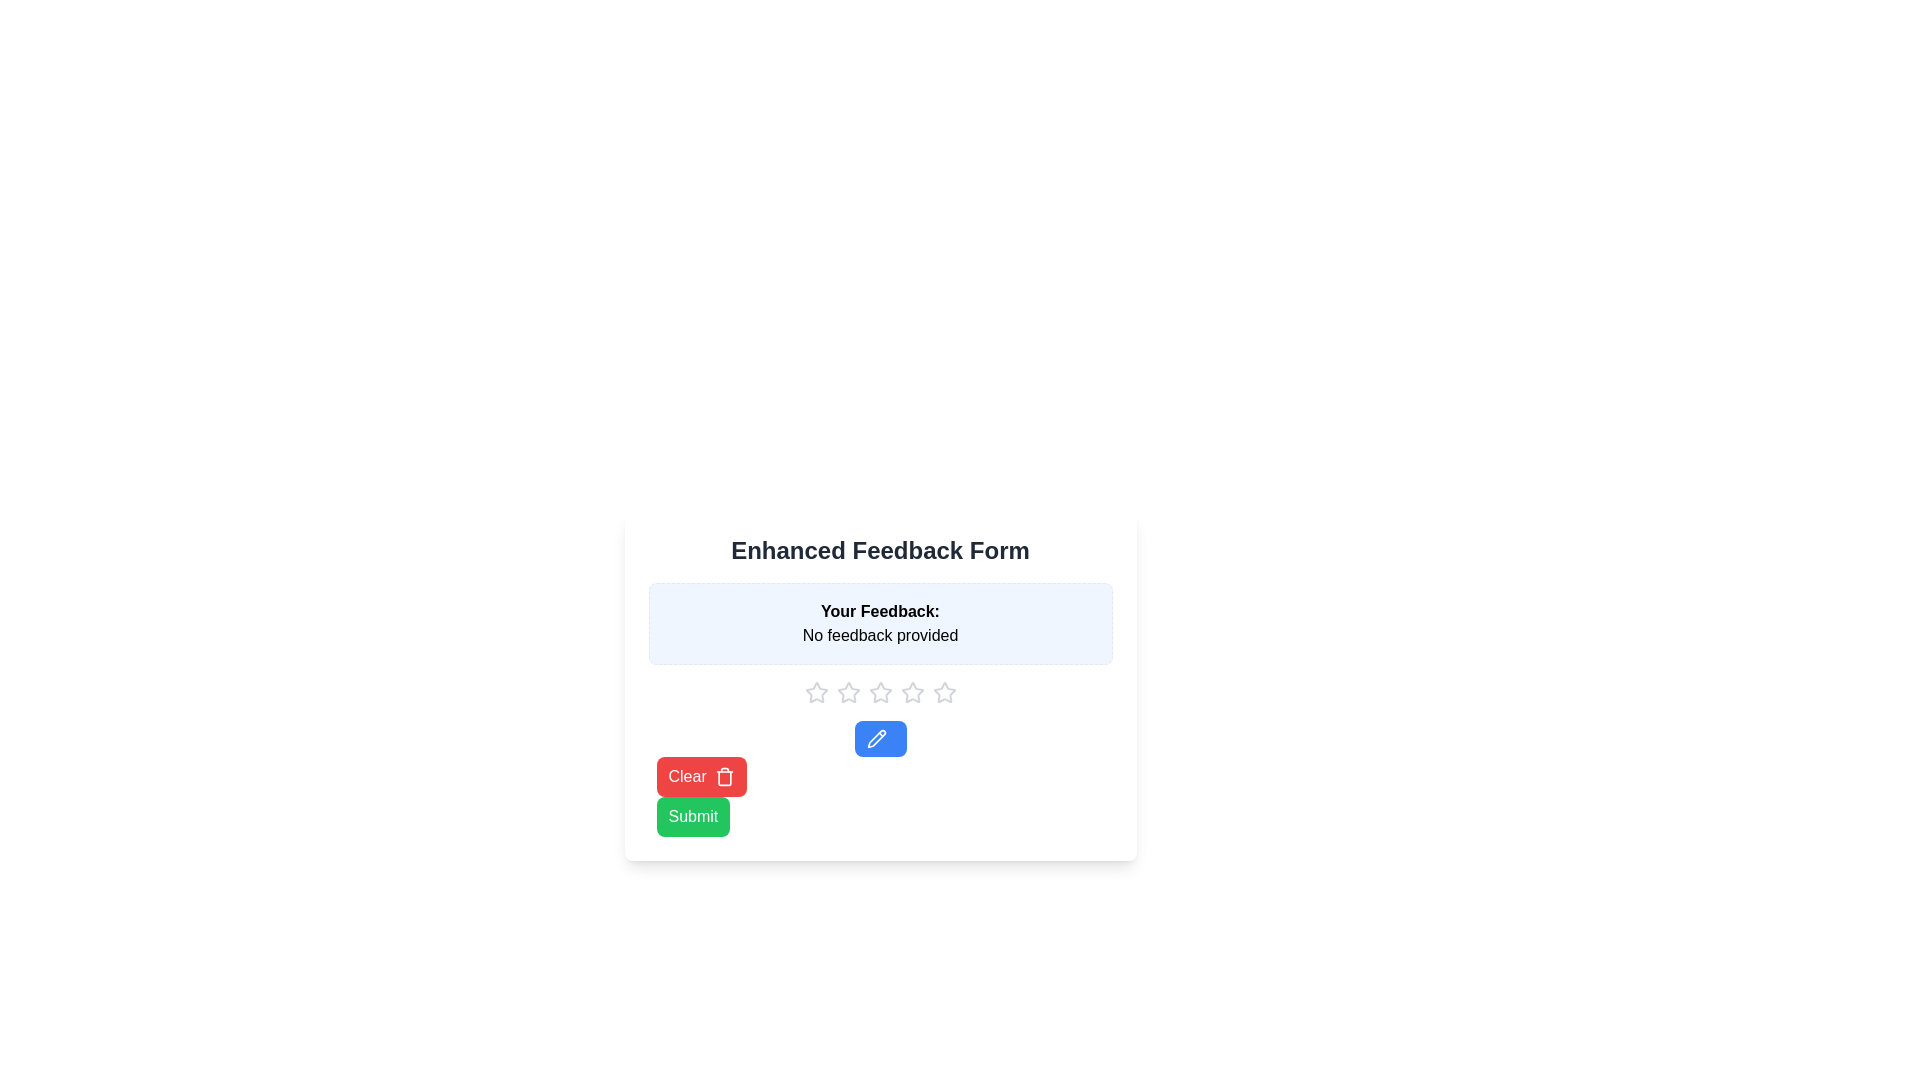 The image size is (1920, 1080). I want to click on the trash can icon located within the Clear button at the bottom left area of the feedback form, adjacent to the Submit button, so click(723, 777).